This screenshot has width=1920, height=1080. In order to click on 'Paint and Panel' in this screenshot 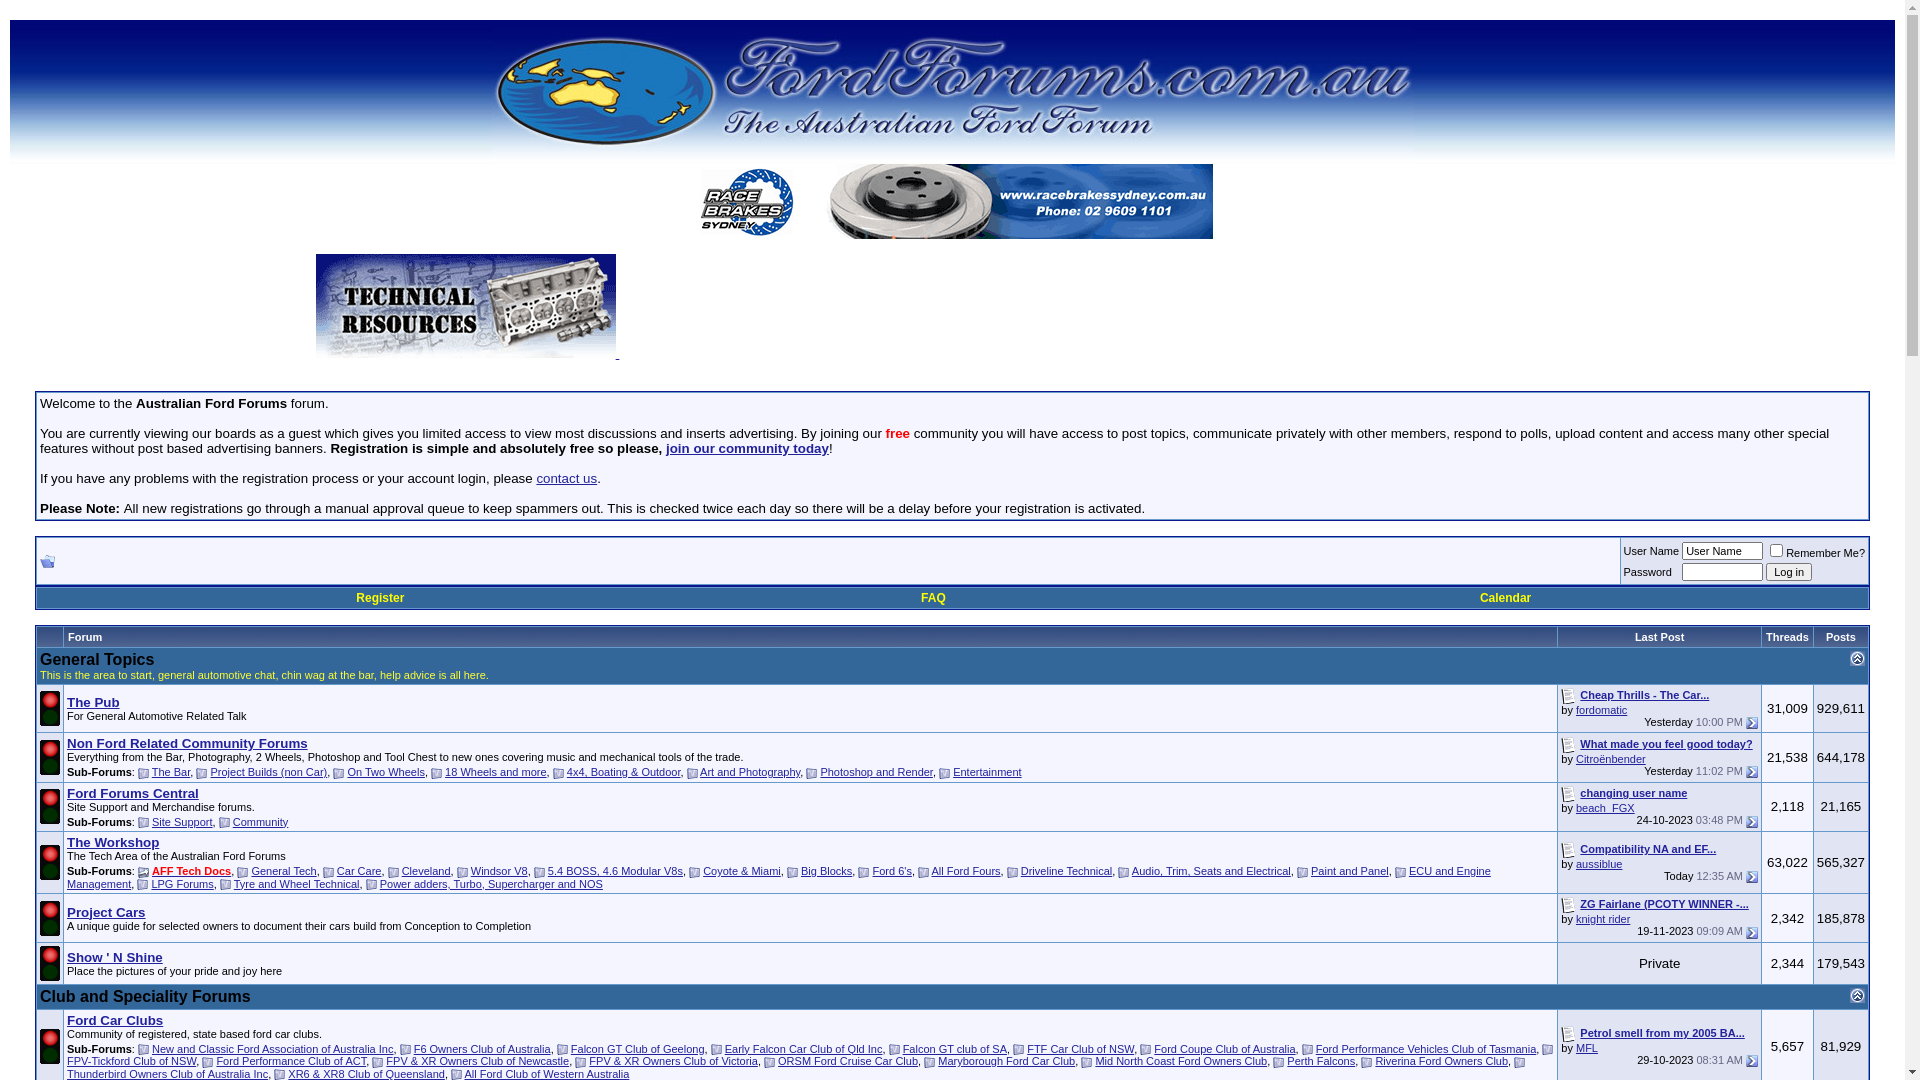, I will do `click(1349, 870)`.